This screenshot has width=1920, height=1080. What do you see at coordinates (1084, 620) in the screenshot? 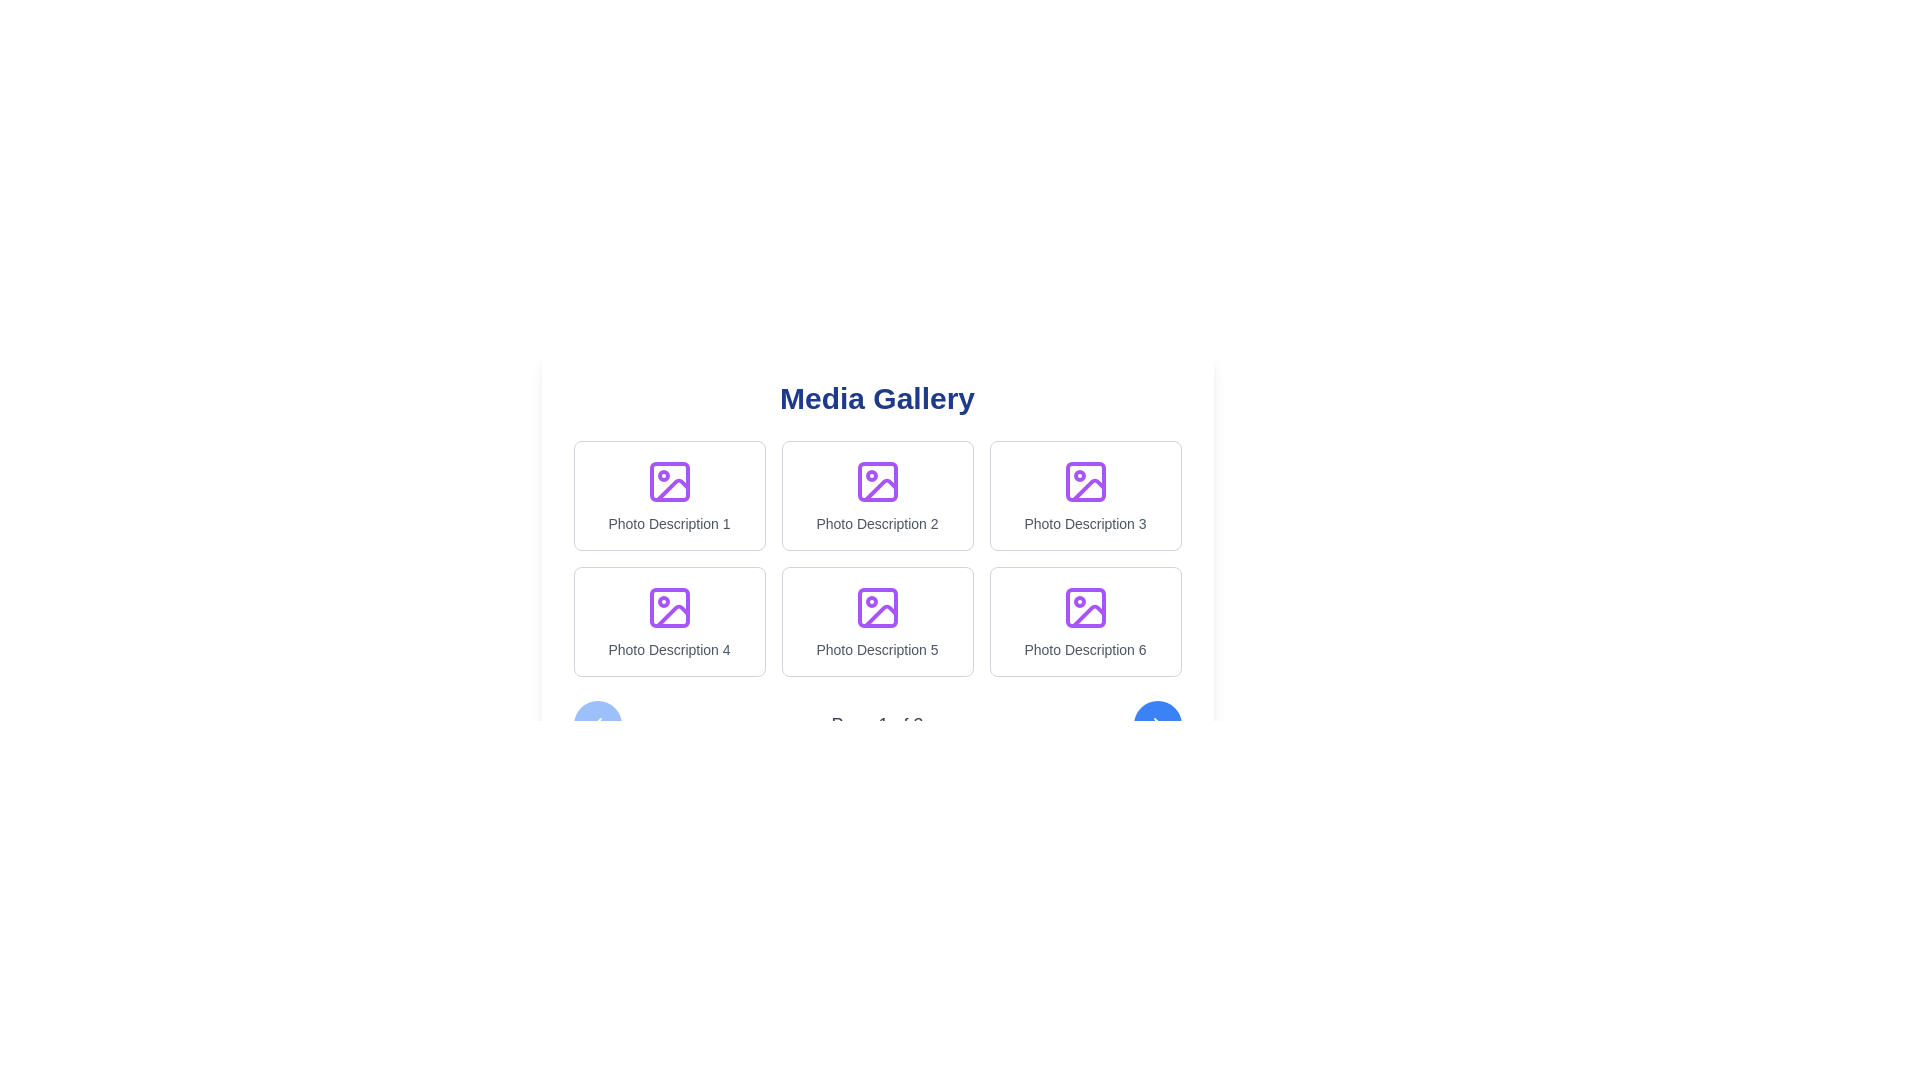
I see `the third card in the second row of the gallery preview, which contains an icon and a text label` at bounding box center [1084, 620].